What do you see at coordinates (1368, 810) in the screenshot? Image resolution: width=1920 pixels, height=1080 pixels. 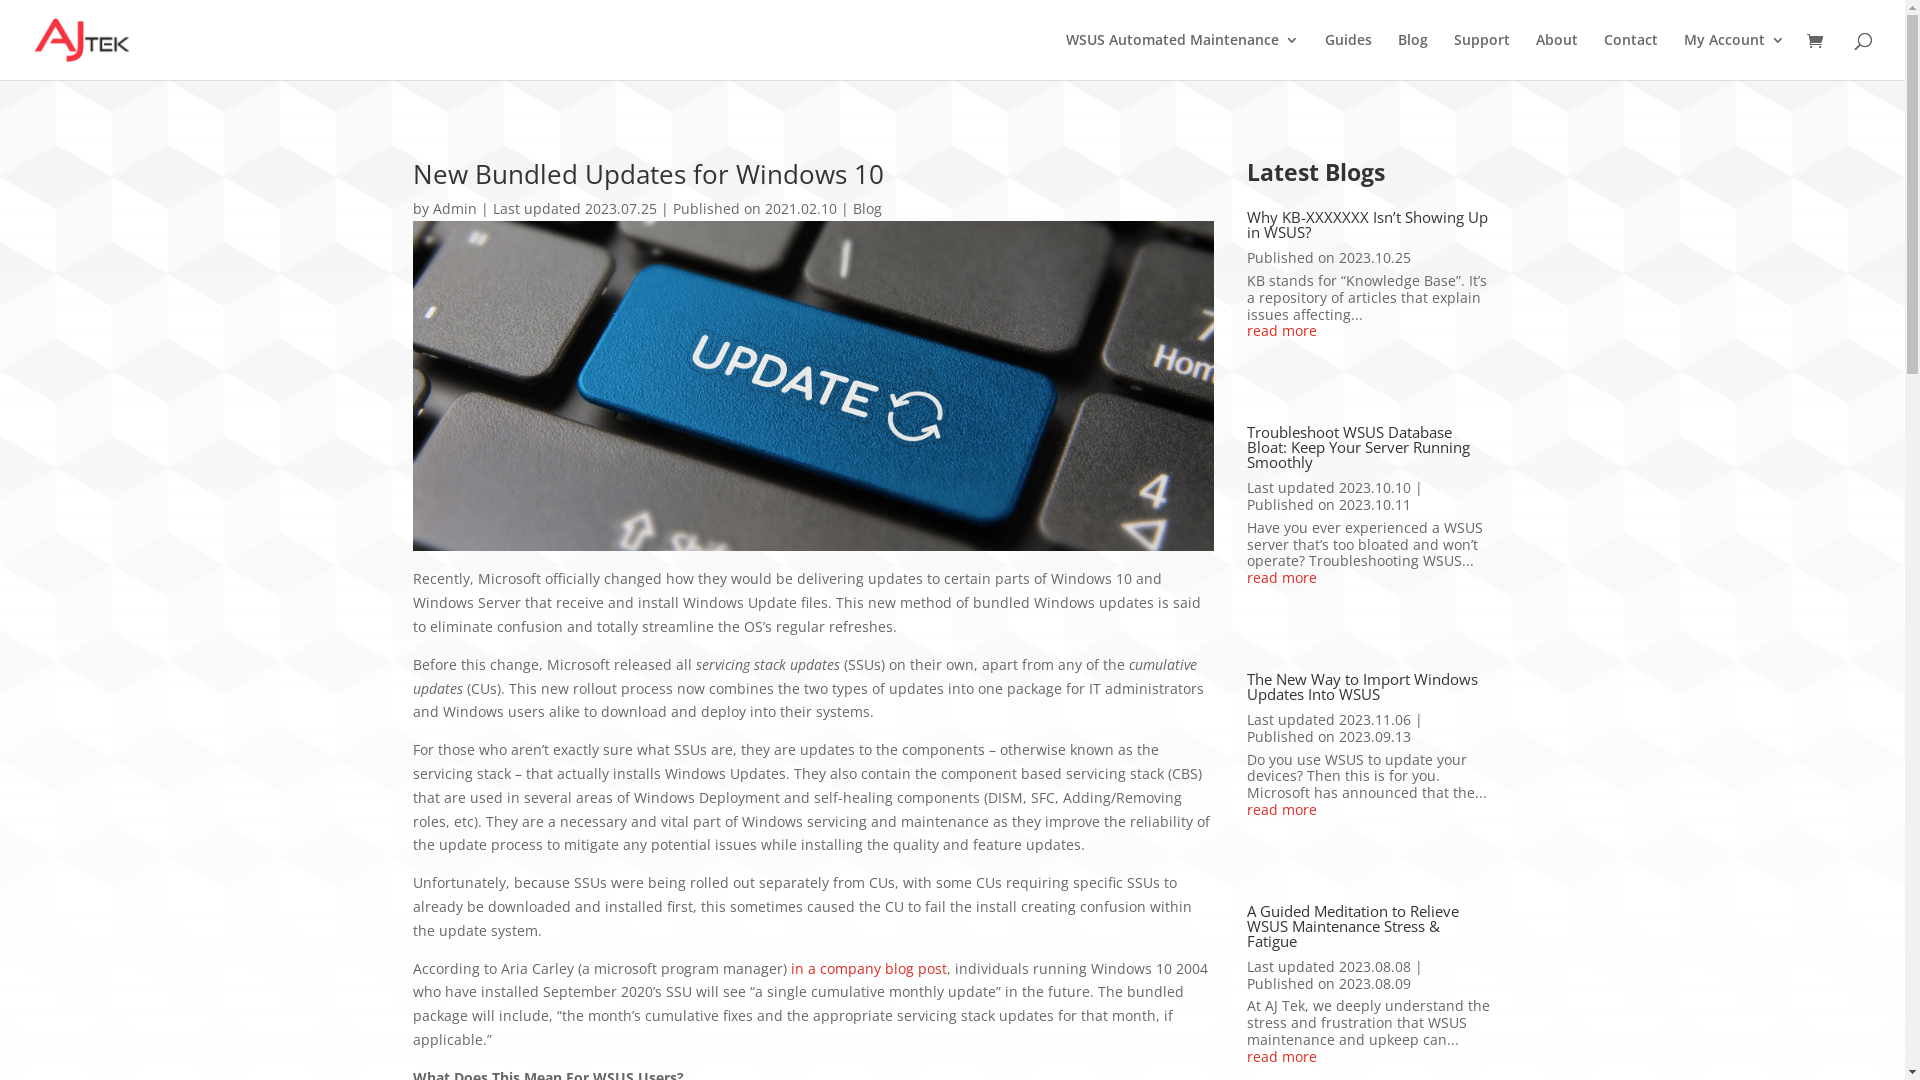 I see `'read more'` at bounding box center [1368, 810].